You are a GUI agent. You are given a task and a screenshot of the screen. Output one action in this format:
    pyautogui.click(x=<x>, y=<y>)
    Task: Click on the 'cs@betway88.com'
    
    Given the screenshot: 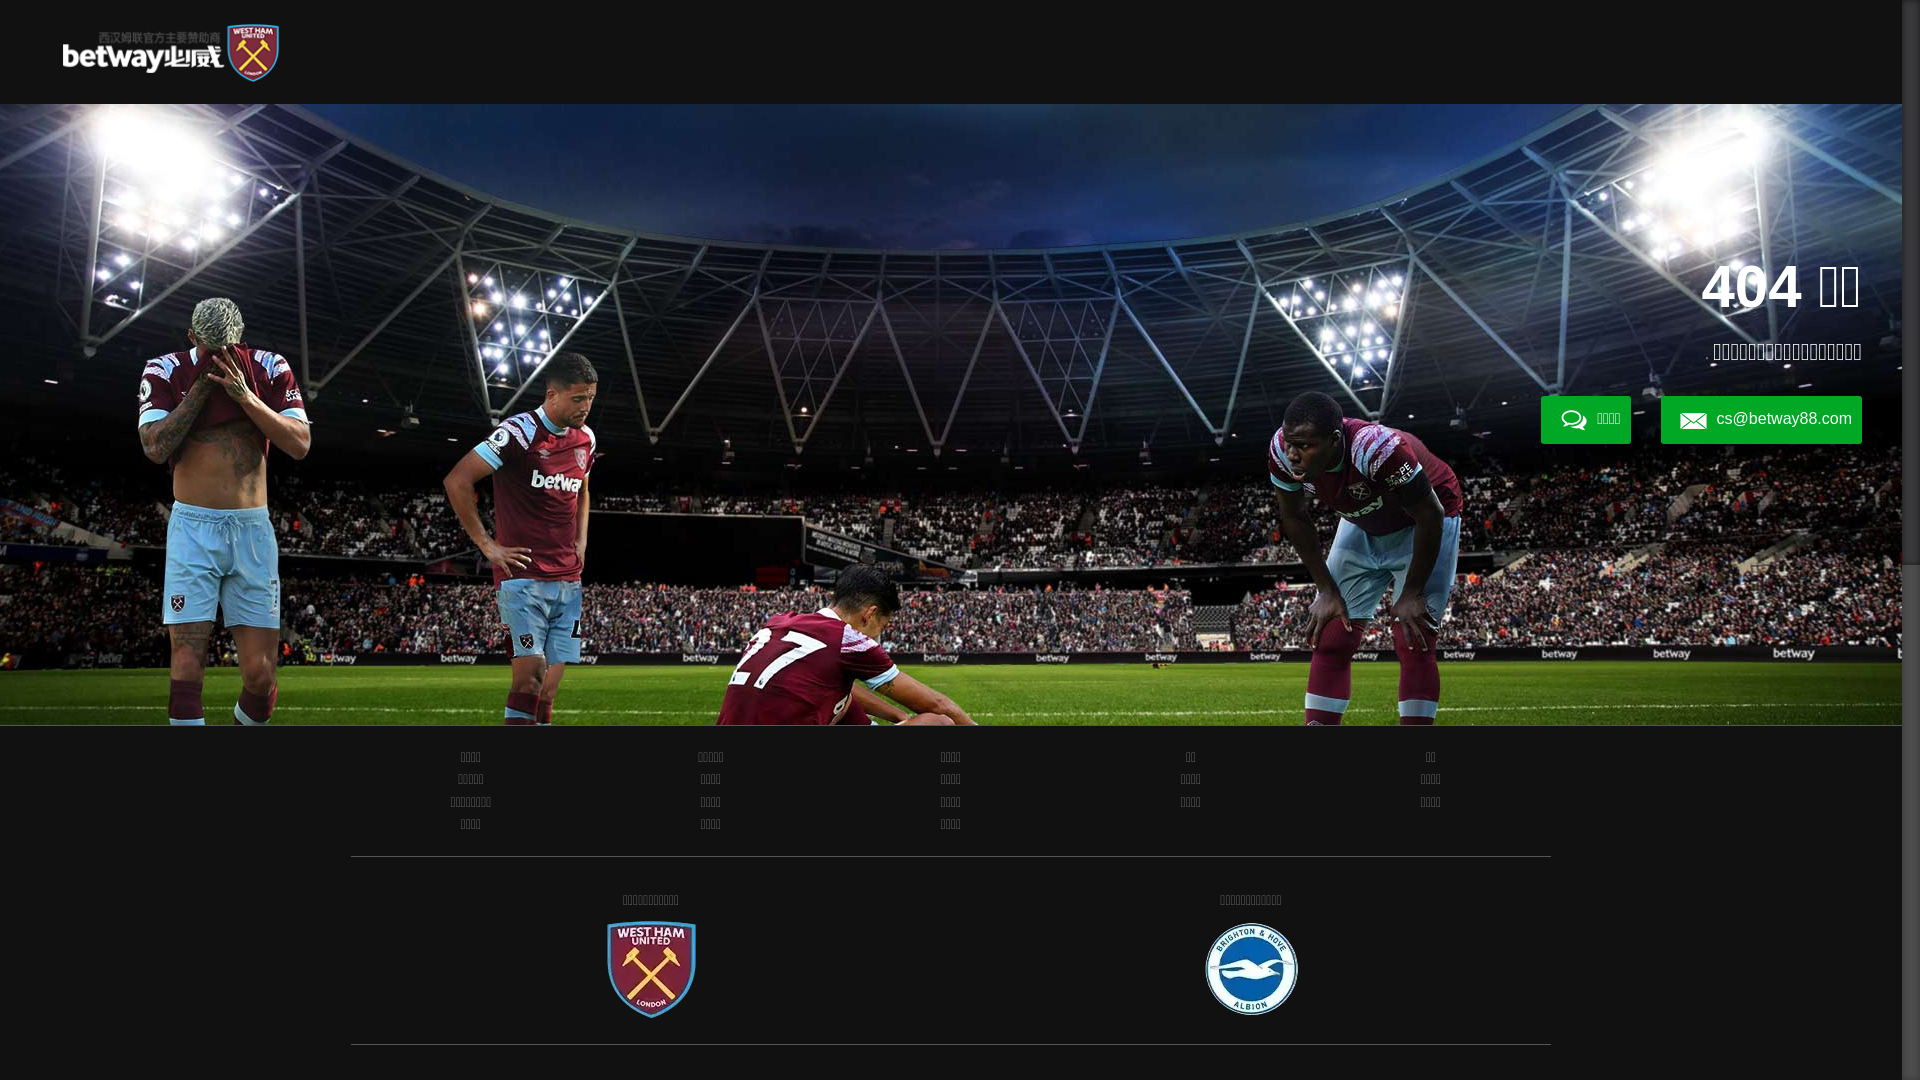 What is the action you would take?
    pyautogui.click(x=1761, y=419)
    